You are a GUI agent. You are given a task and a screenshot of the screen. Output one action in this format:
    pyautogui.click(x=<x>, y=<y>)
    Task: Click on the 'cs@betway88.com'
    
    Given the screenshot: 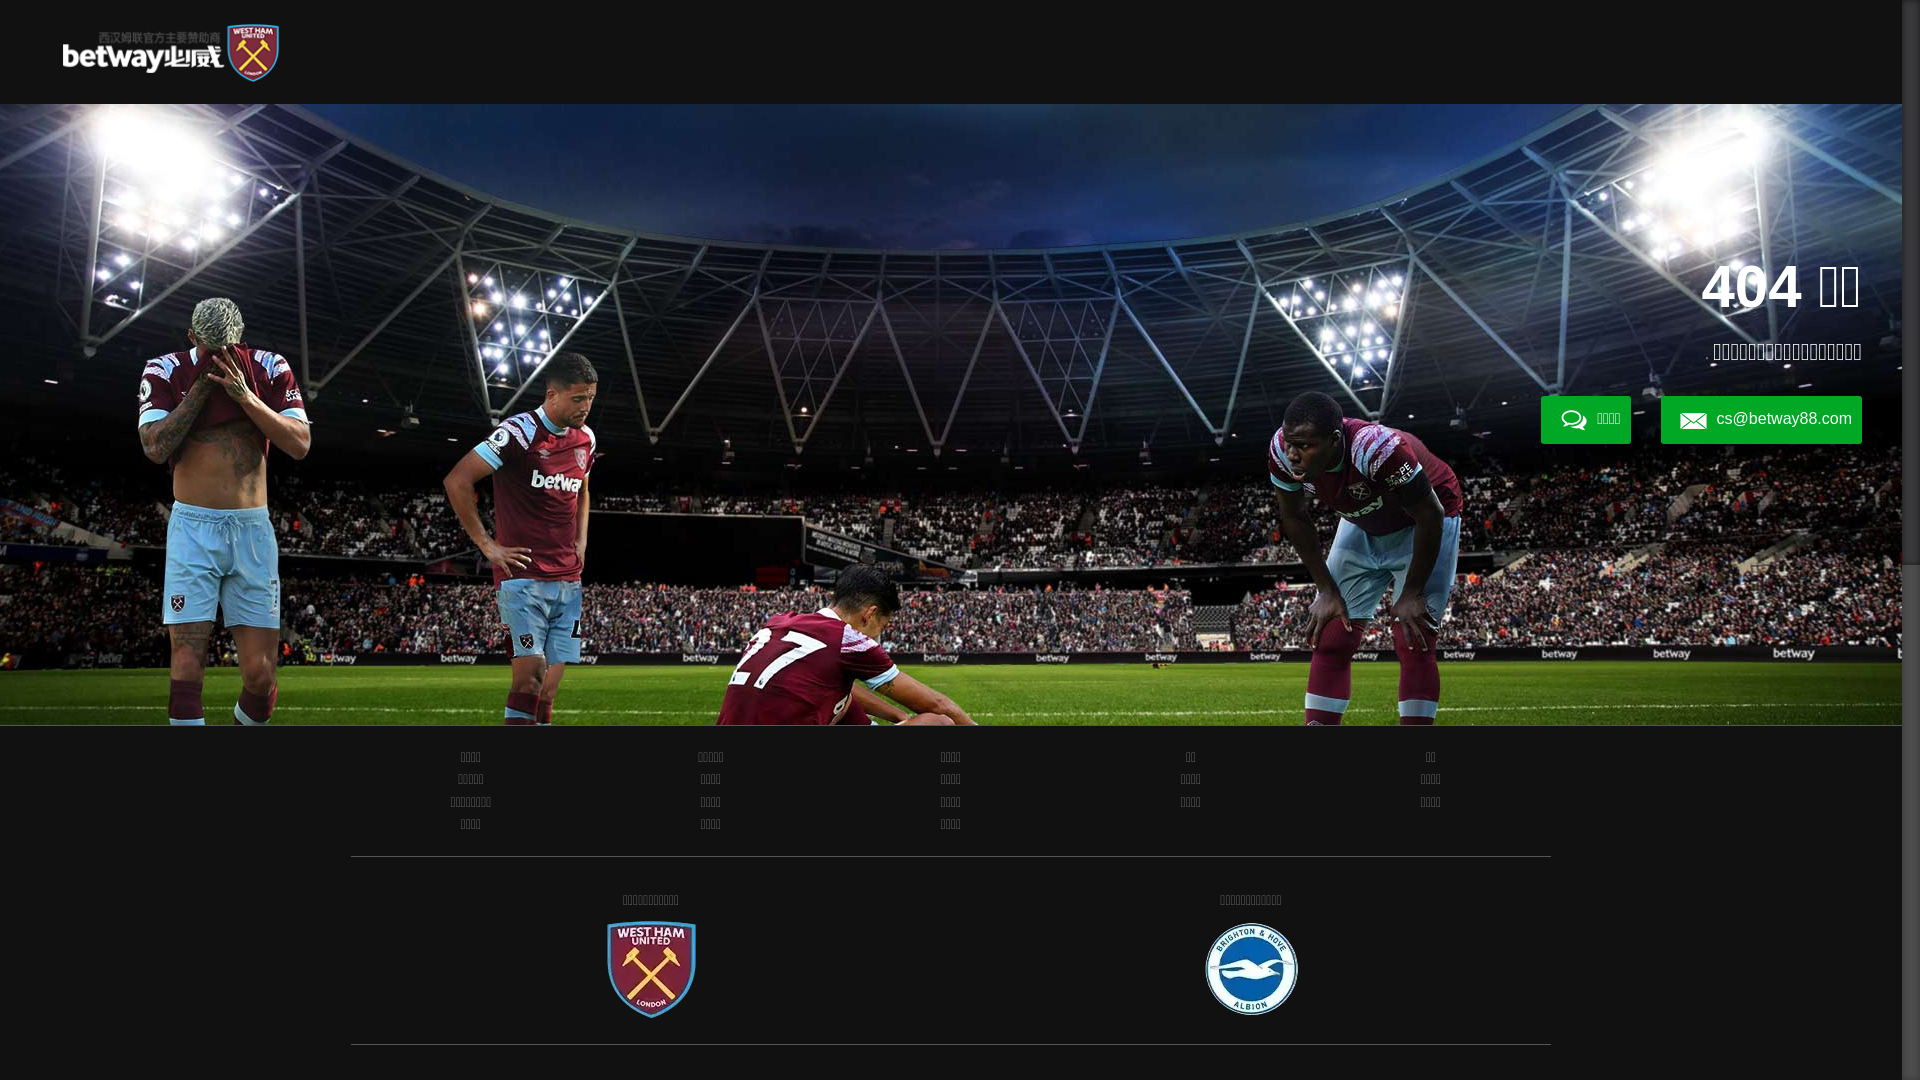 What is the action you would take?
    pyautogui.click(x=1761, y=419)
    